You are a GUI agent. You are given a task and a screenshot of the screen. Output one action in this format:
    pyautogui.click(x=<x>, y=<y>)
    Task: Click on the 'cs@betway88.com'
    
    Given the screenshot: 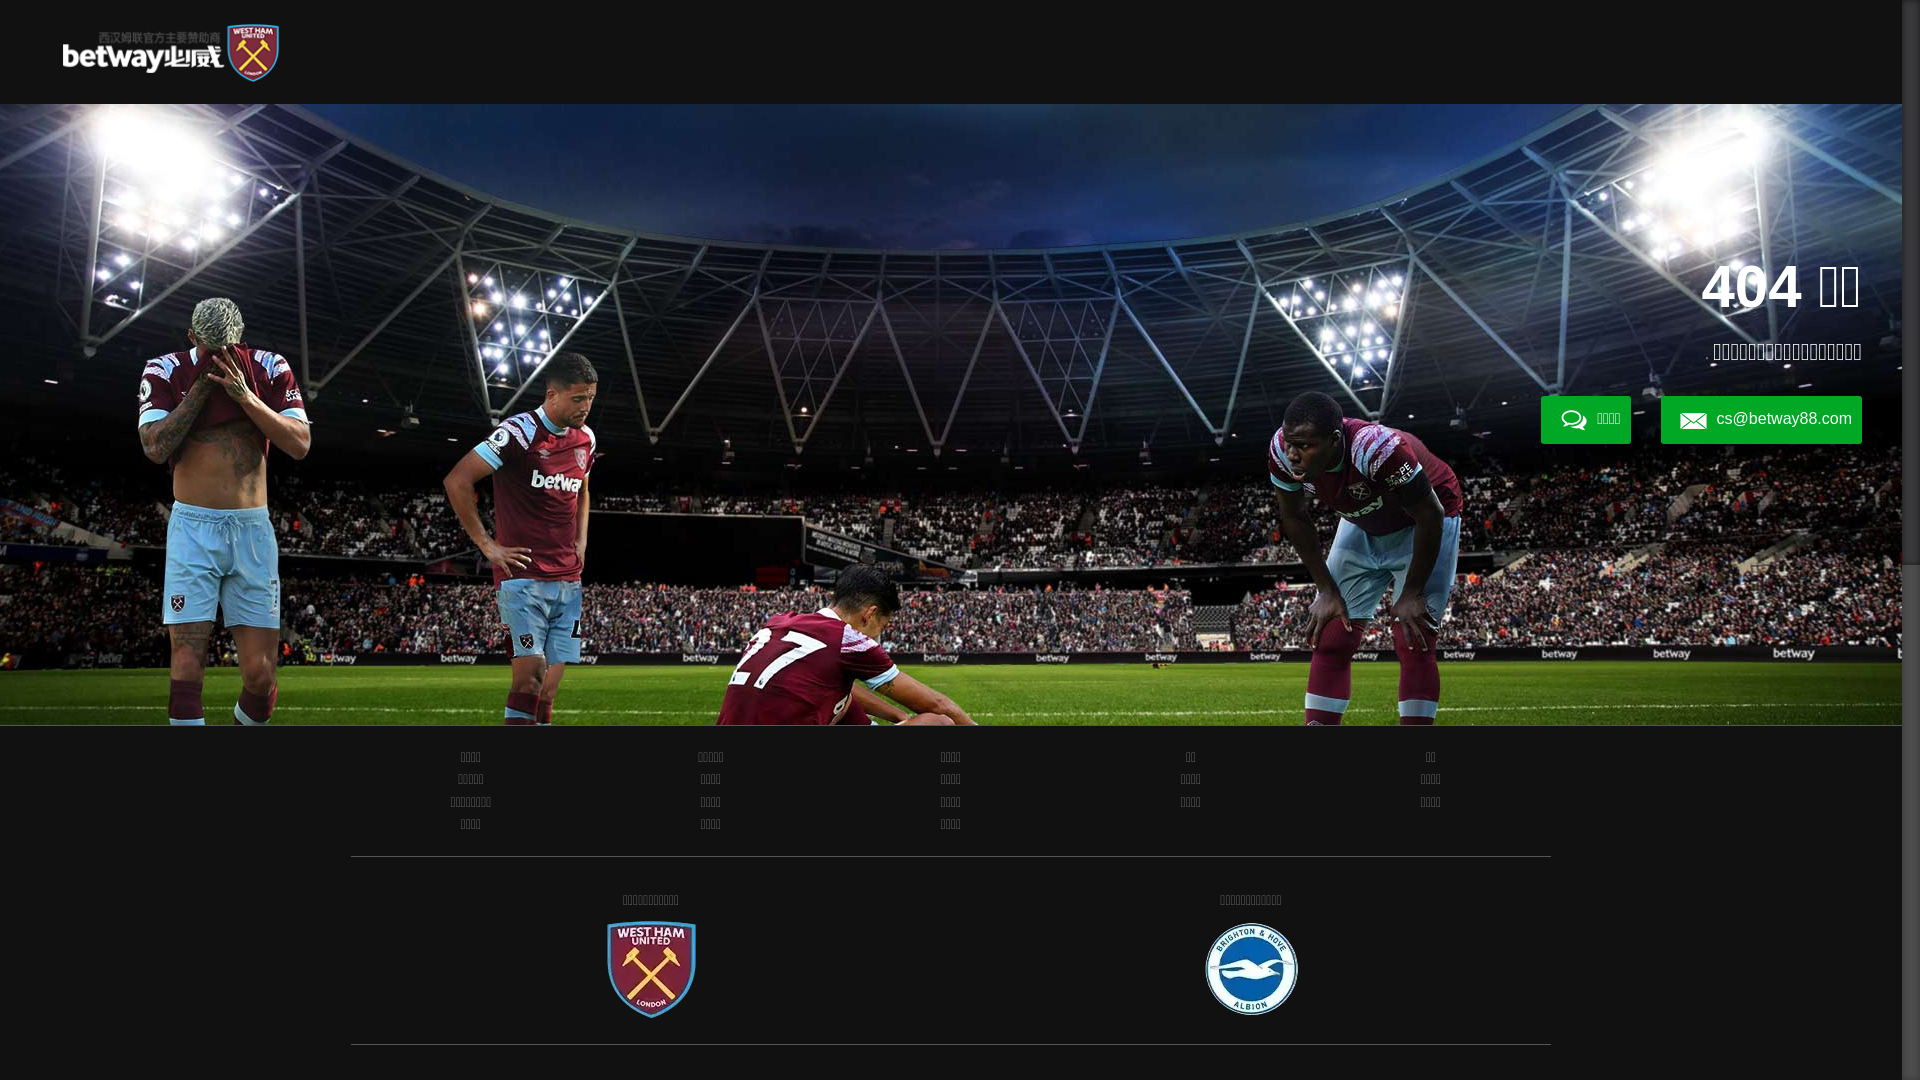 What is the action you would take?
    pyautogui.click(x=1761, y=419)
    